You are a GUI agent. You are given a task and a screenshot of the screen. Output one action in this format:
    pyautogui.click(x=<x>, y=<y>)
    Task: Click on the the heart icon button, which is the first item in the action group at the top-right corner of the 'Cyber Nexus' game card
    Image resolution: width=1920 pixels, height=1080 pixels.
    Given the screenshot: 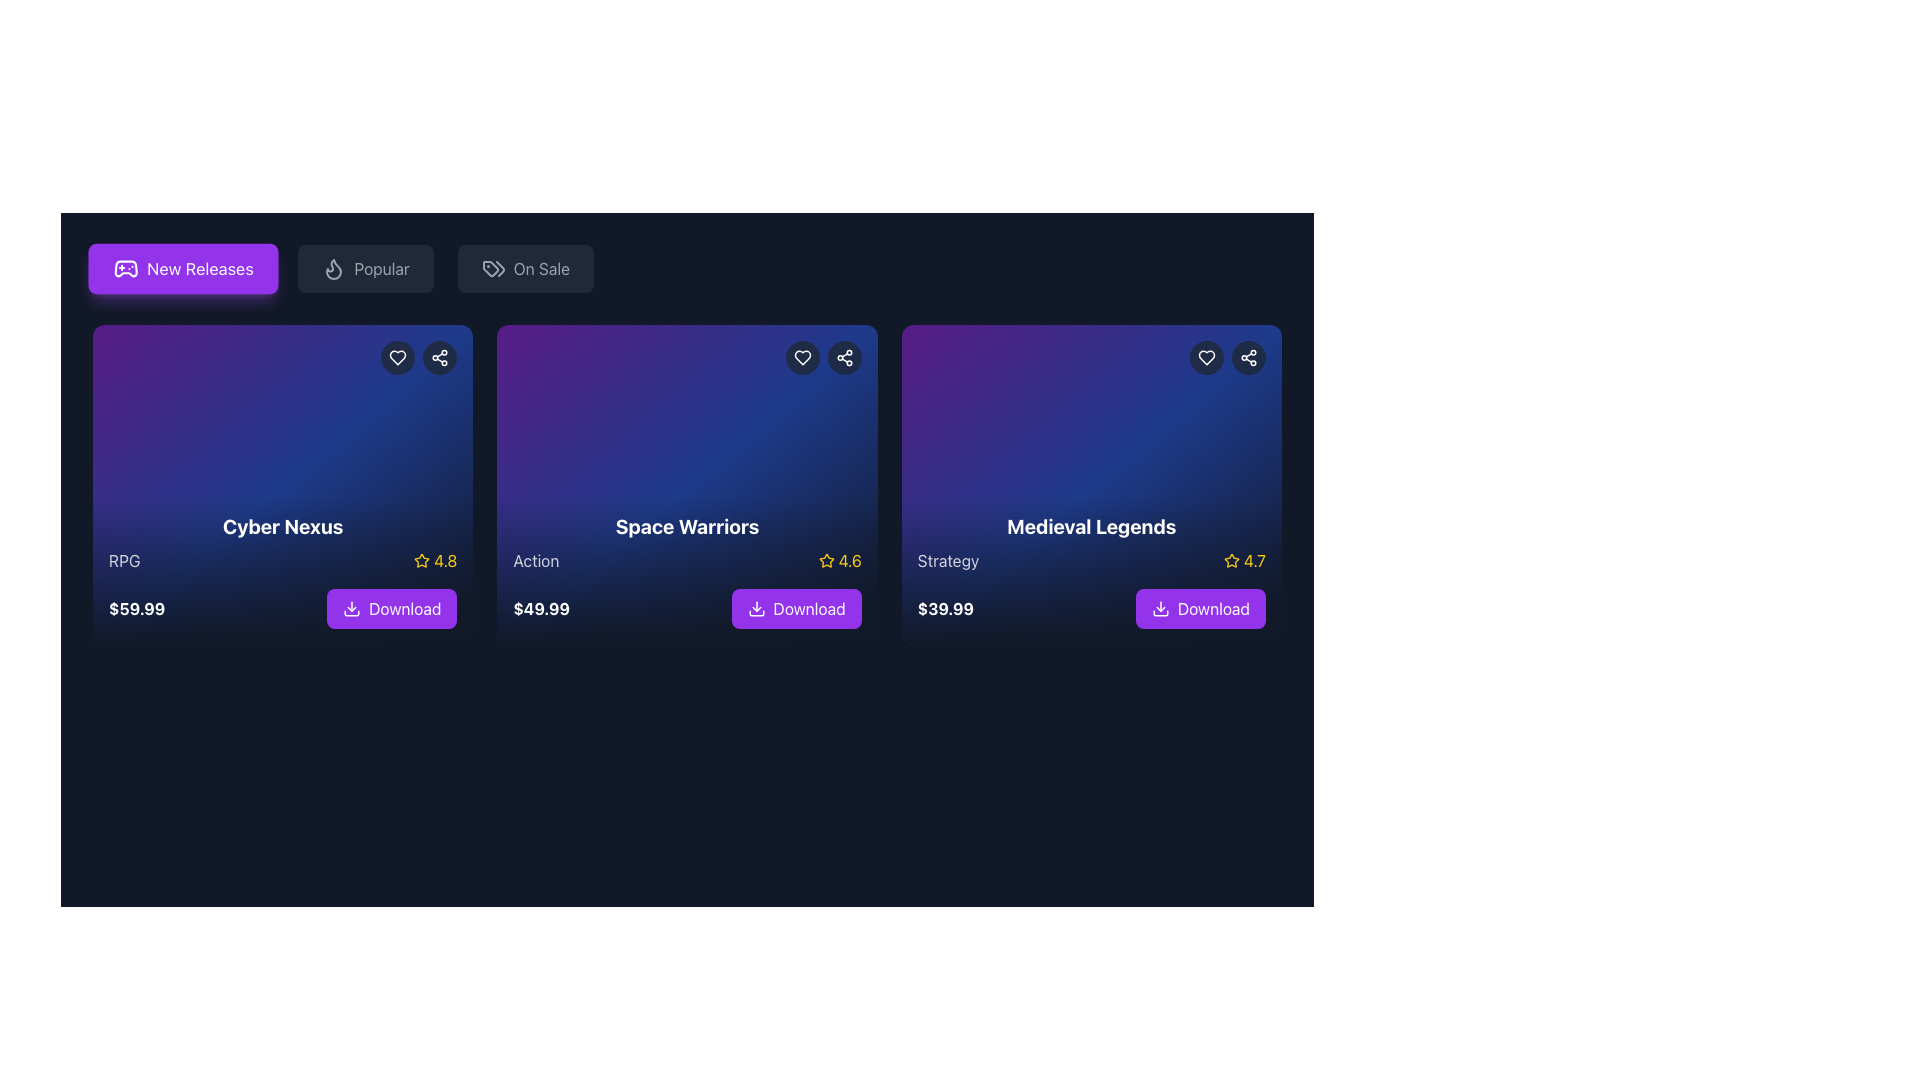 What is the action you would take?
    pyautogui.click(x=398, y=357)
    